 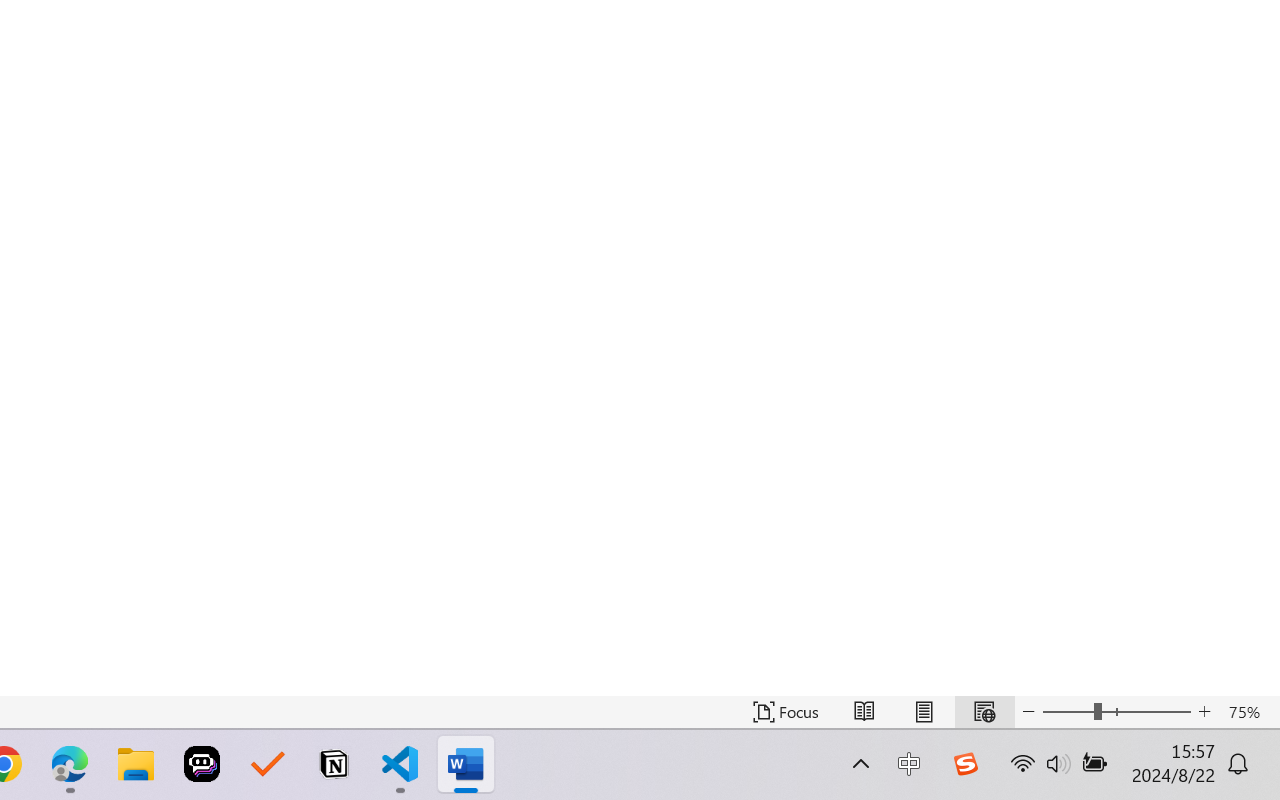 I want to click on 'Zoom', so click(x=1115, y=711).